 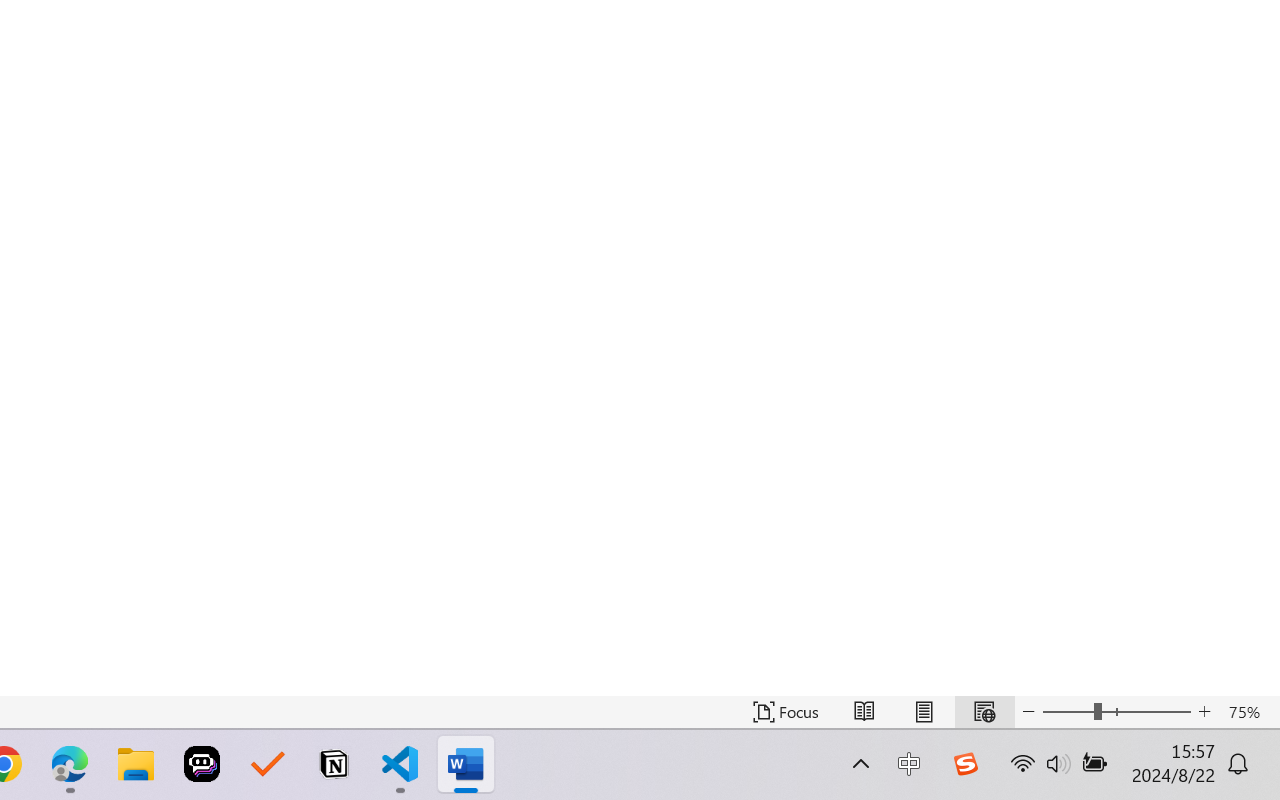 I want to click on 'Zoom', so click(x=1115, y=711).